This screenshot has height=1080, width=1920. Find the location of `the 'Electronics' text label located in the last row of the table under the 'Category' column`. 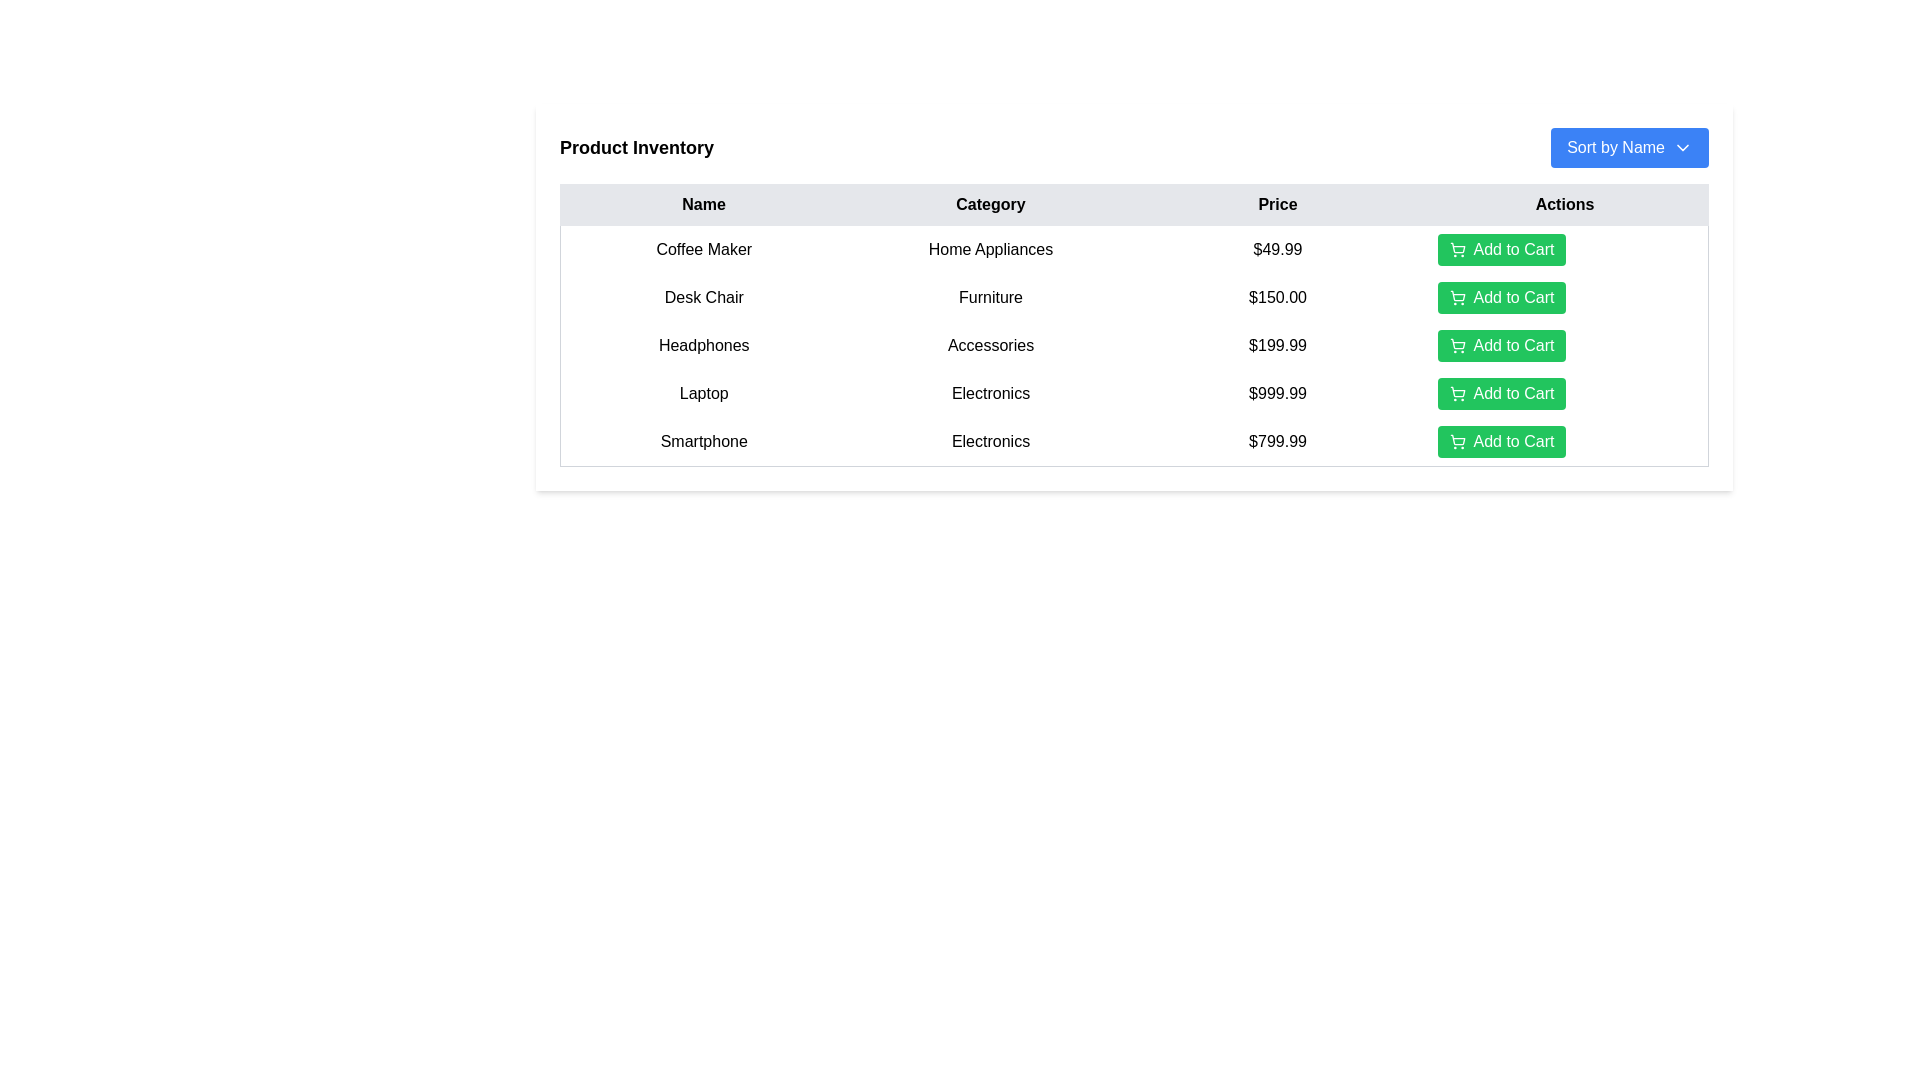

the 'Electronics' text label located in the last row of the table under the 'Category' column is located at coordinates (990, 441).